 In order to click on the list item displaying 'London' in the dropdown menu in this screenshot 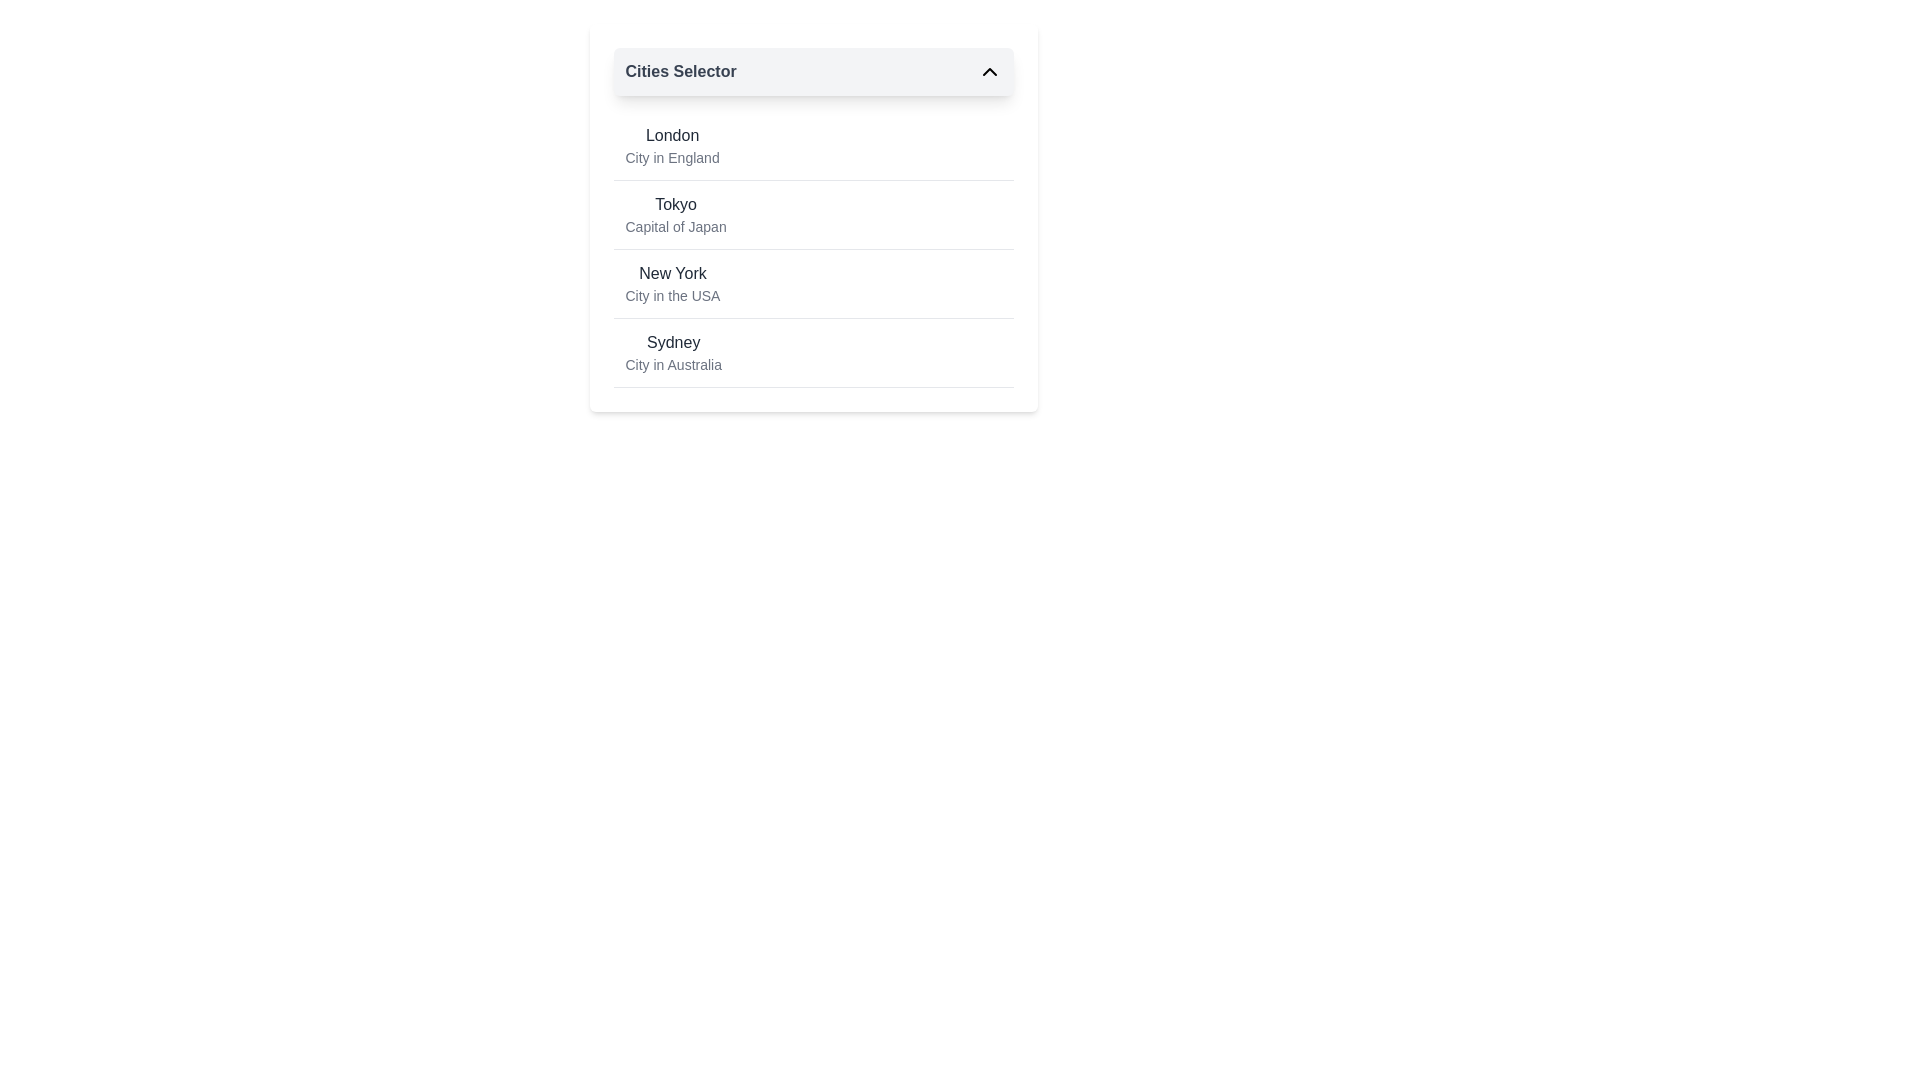, I will do `click(672, 145)`.